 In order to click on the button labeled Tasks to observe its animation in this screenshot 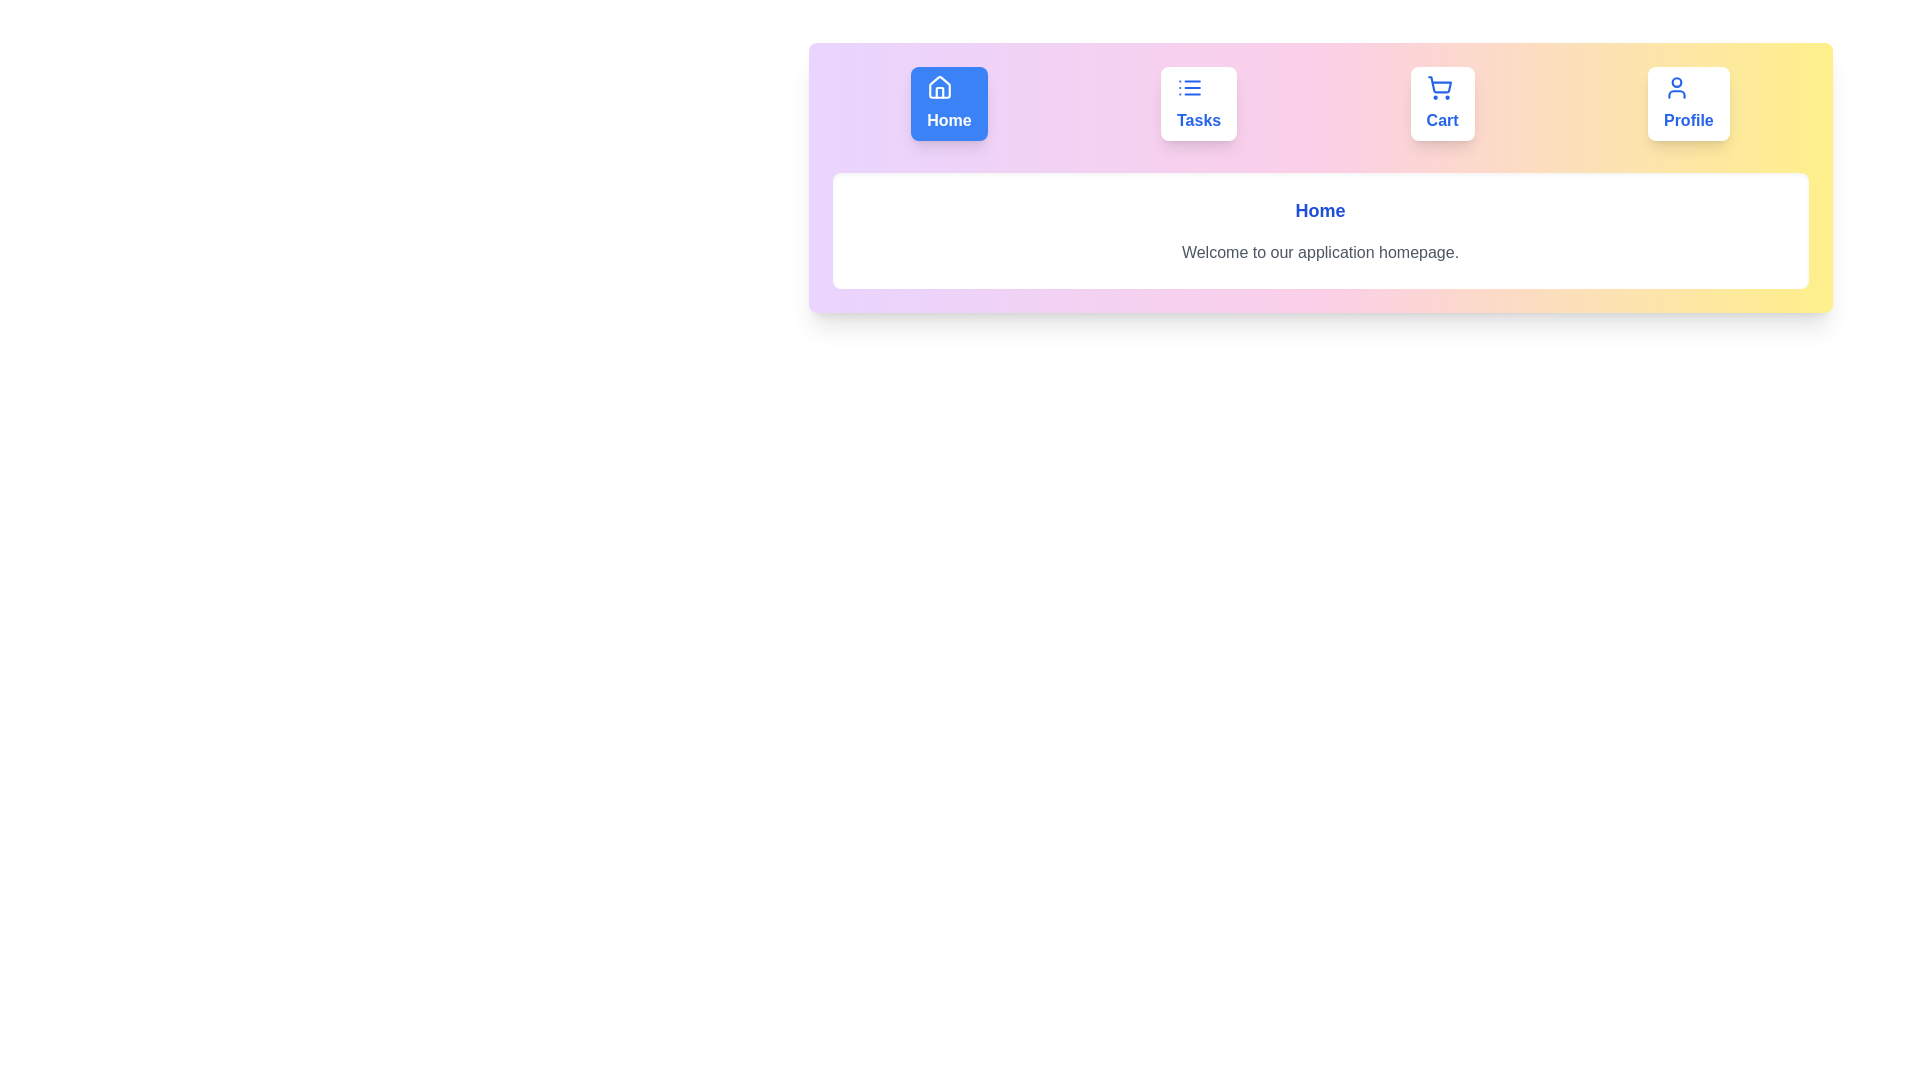, I will do `click(1199, 104)`.